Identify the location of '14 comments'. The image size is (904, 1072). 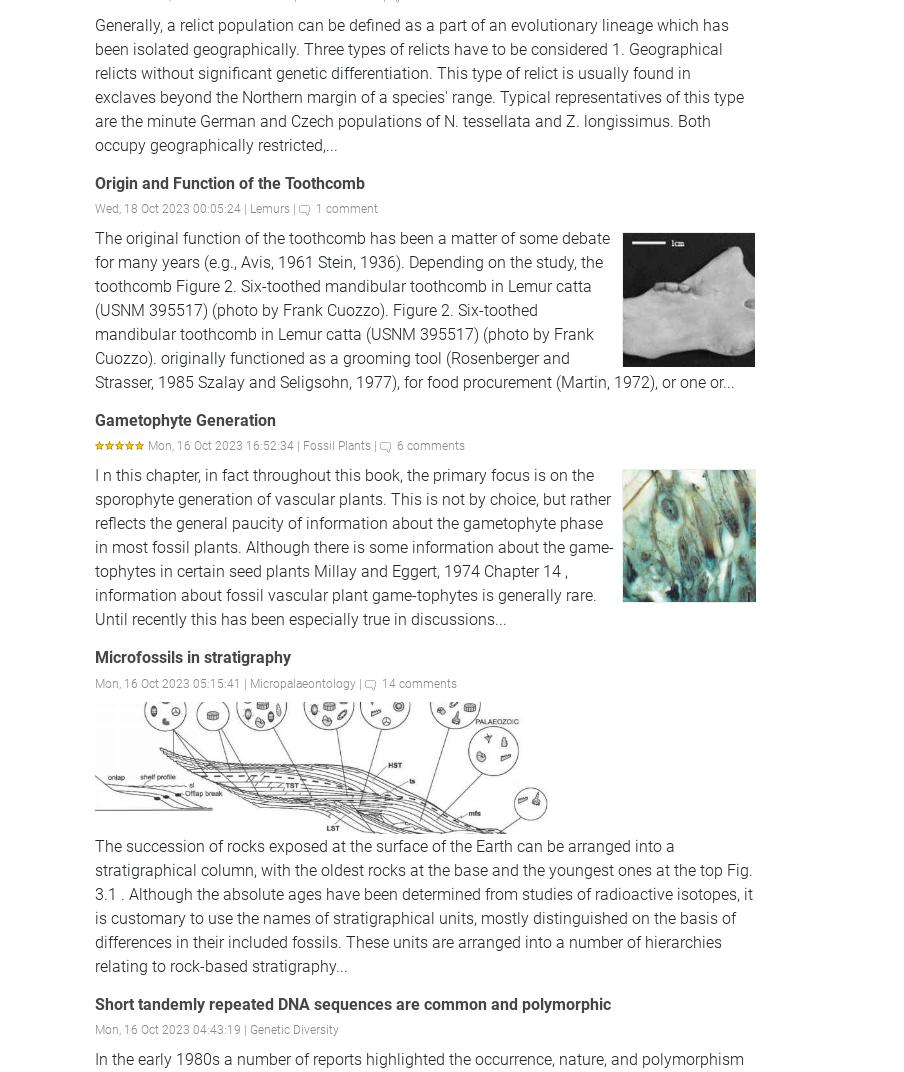
(381, 681).